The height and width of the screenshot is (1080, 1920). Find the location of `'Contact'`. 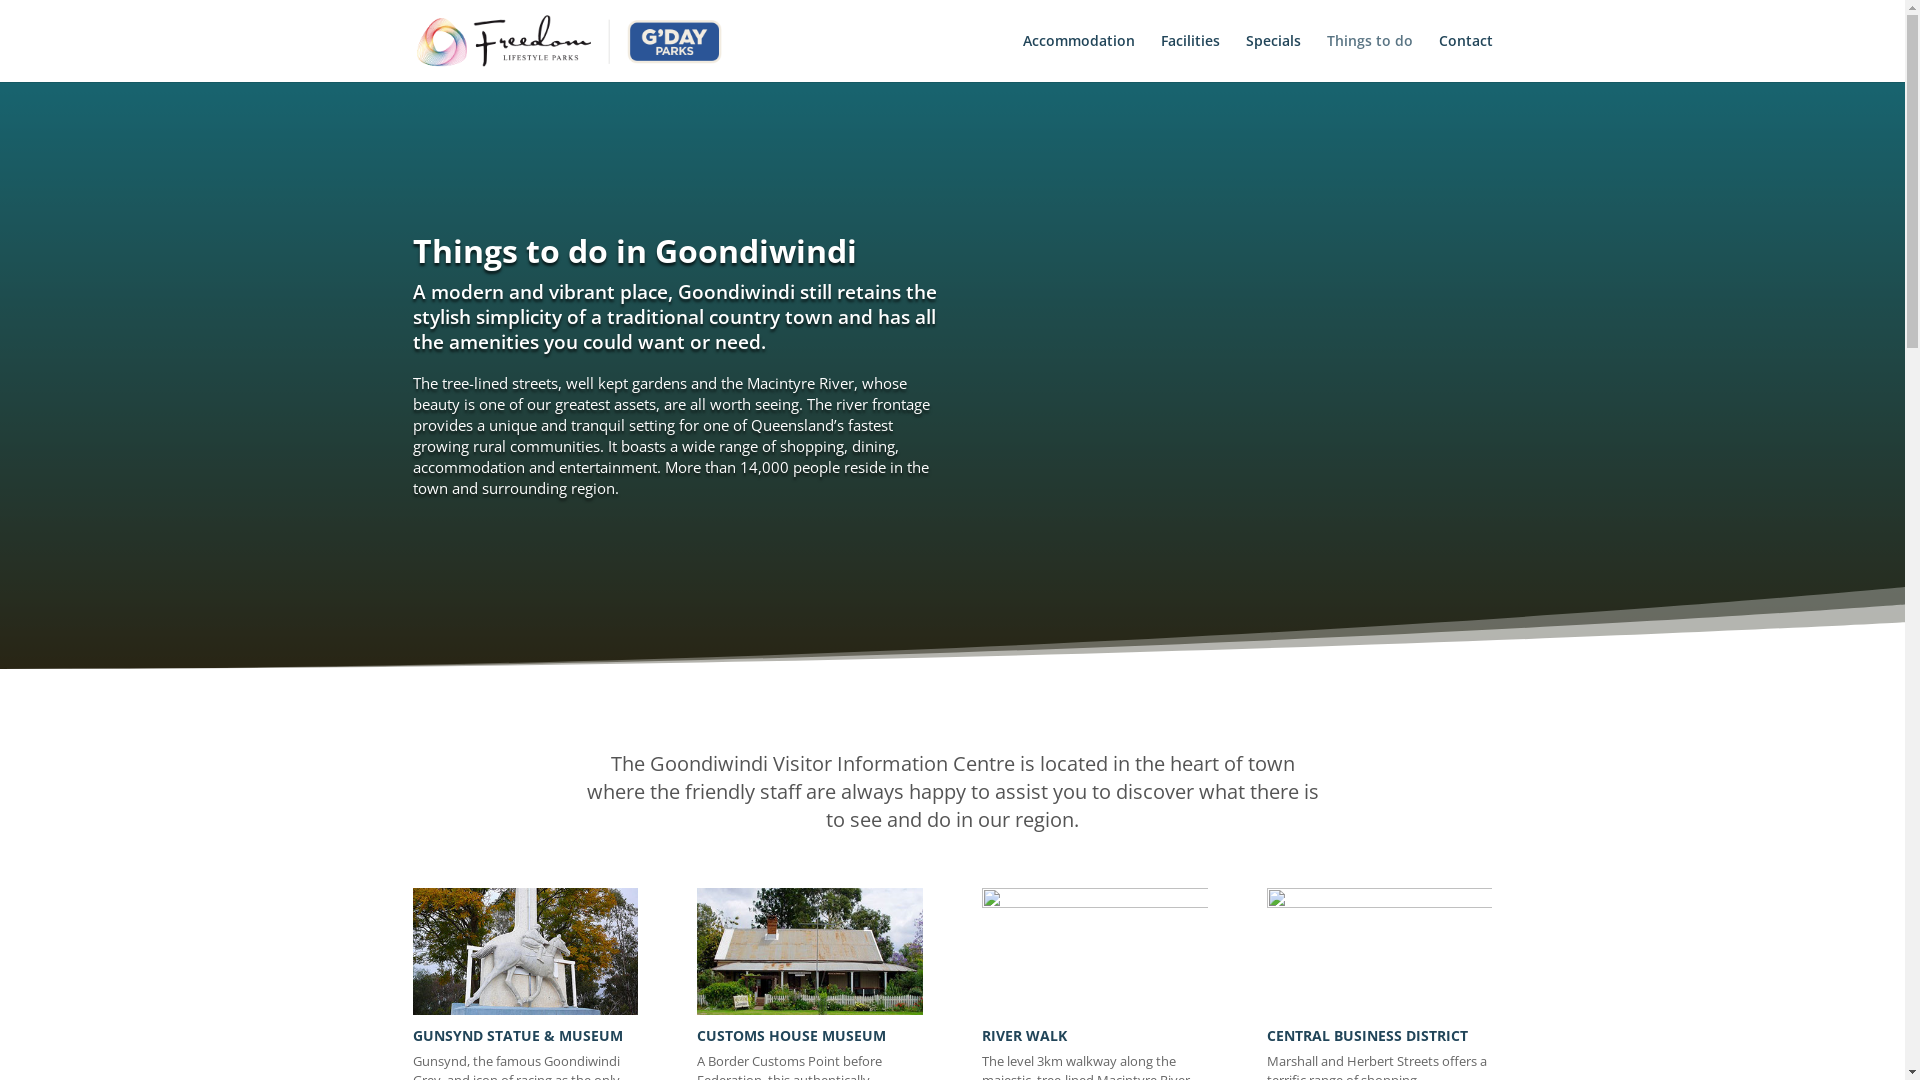

'Contact' is located at coordinates (1464, 56).